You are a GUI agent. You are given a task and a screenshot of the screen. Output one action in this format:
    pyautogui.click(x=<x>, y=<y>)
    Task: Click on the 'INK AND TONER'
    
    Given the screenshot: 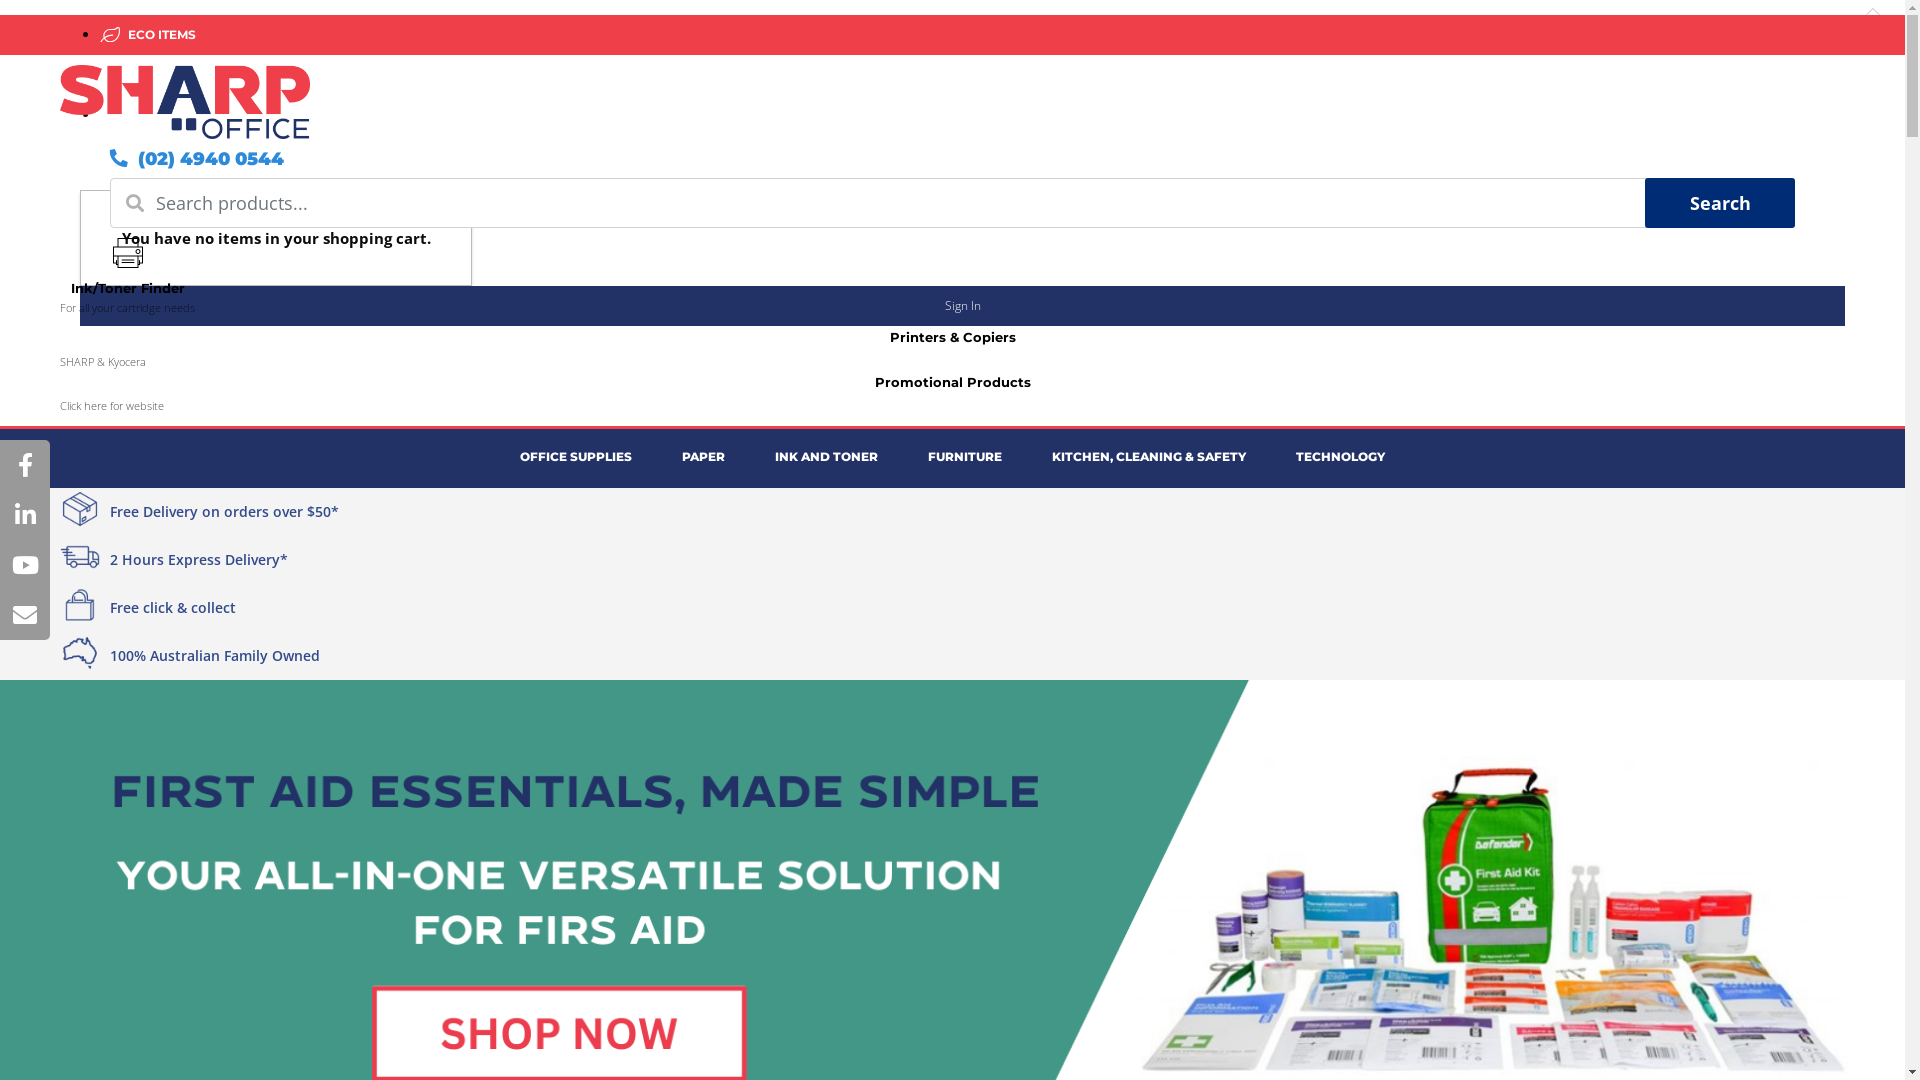 What is the action you would take?
    pyautogui.click(x=826, y=456)
    